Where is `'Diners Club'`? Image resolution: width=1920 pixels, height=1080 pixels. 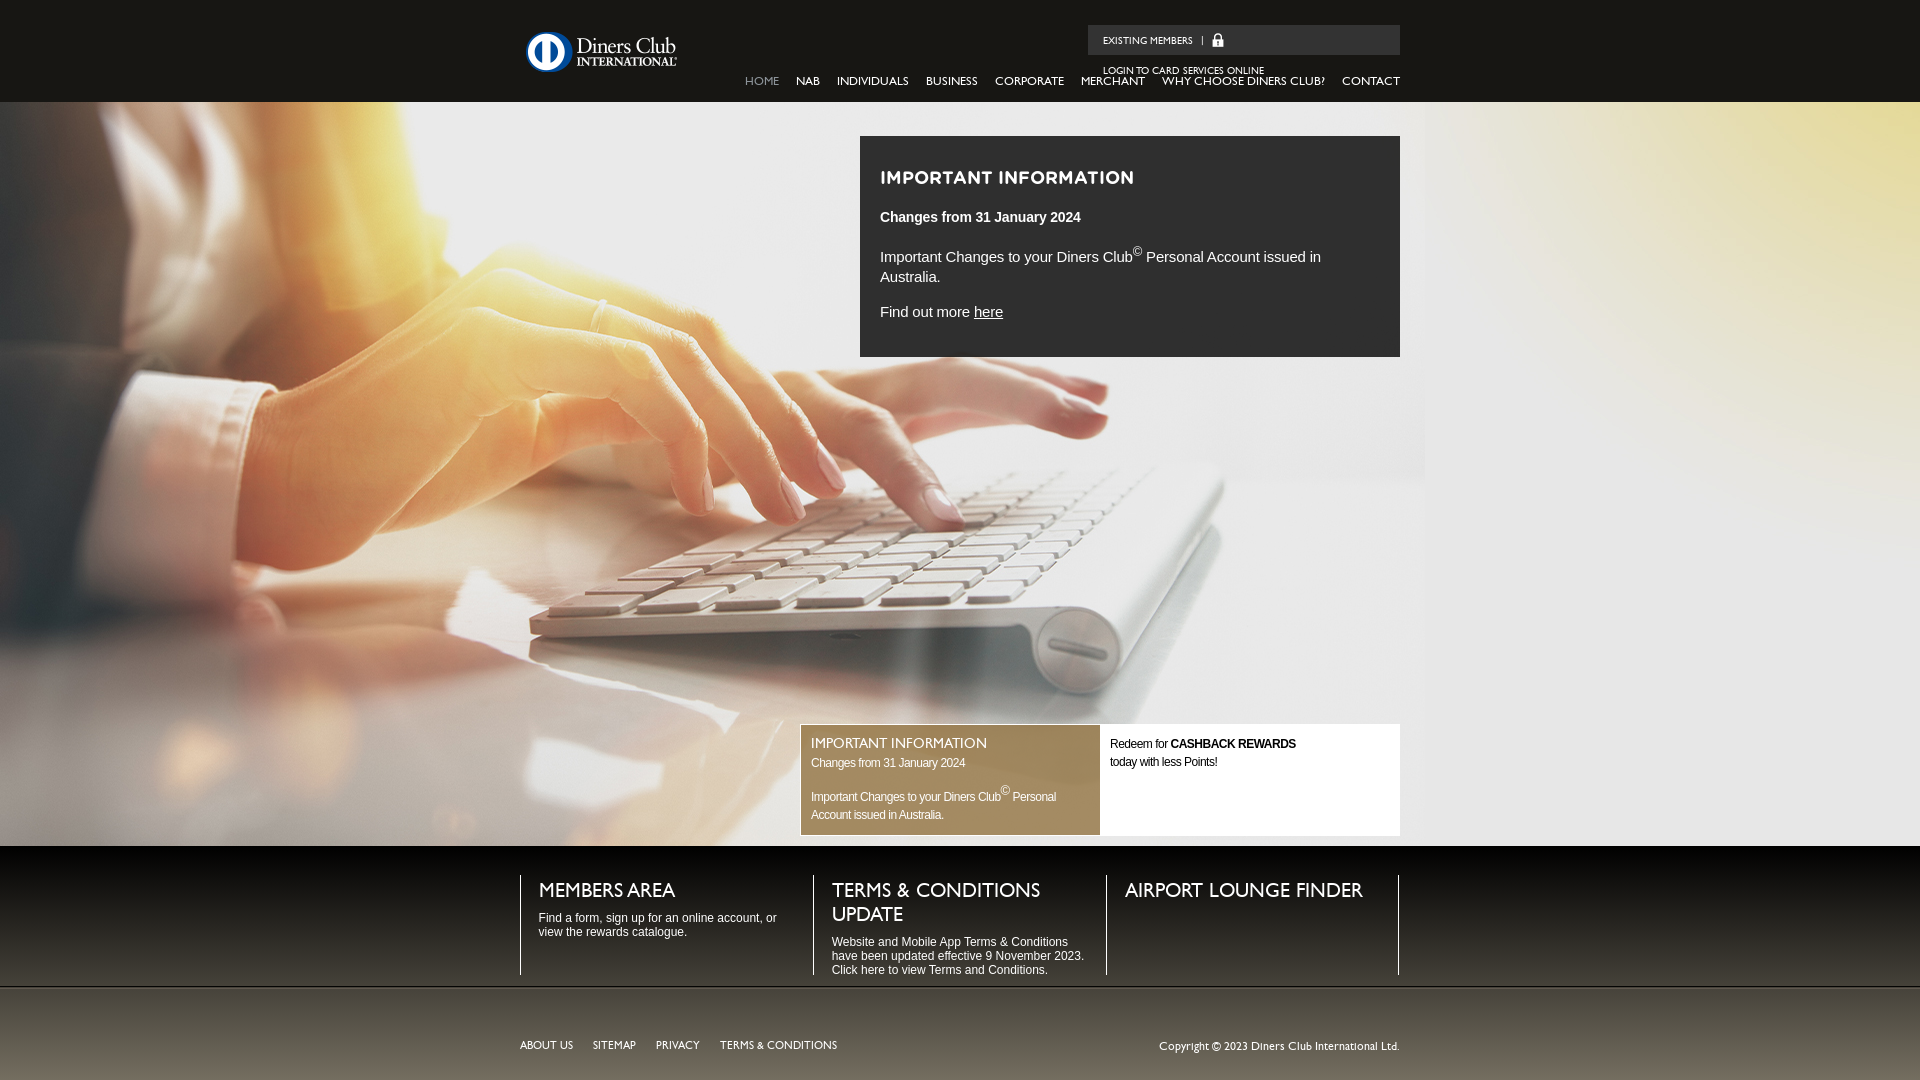
'Diners Club' is located at coordinates (599, 50).